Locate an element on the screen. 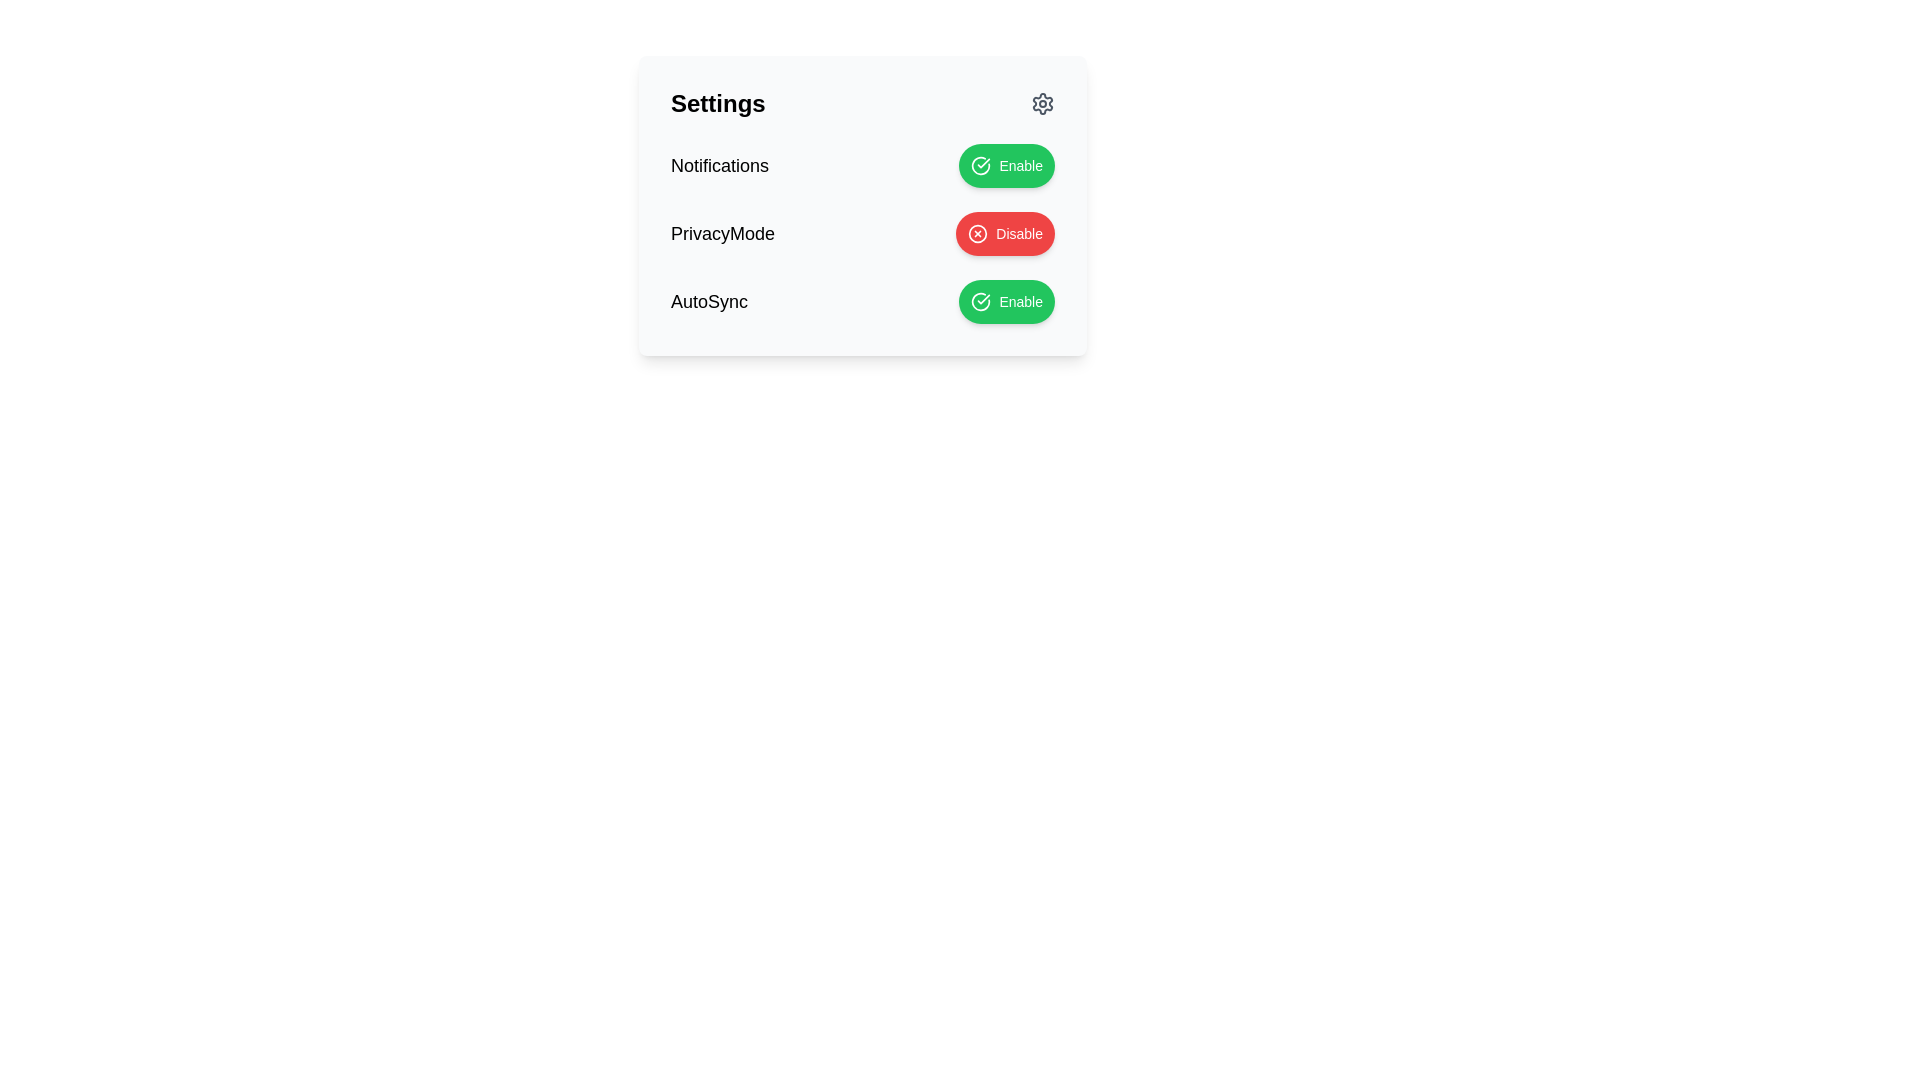 The width and height of the screenshot is (1920, 1080). the settings gear icon located at the top right corner of the settings panel is located at coordinates (1041, 104).